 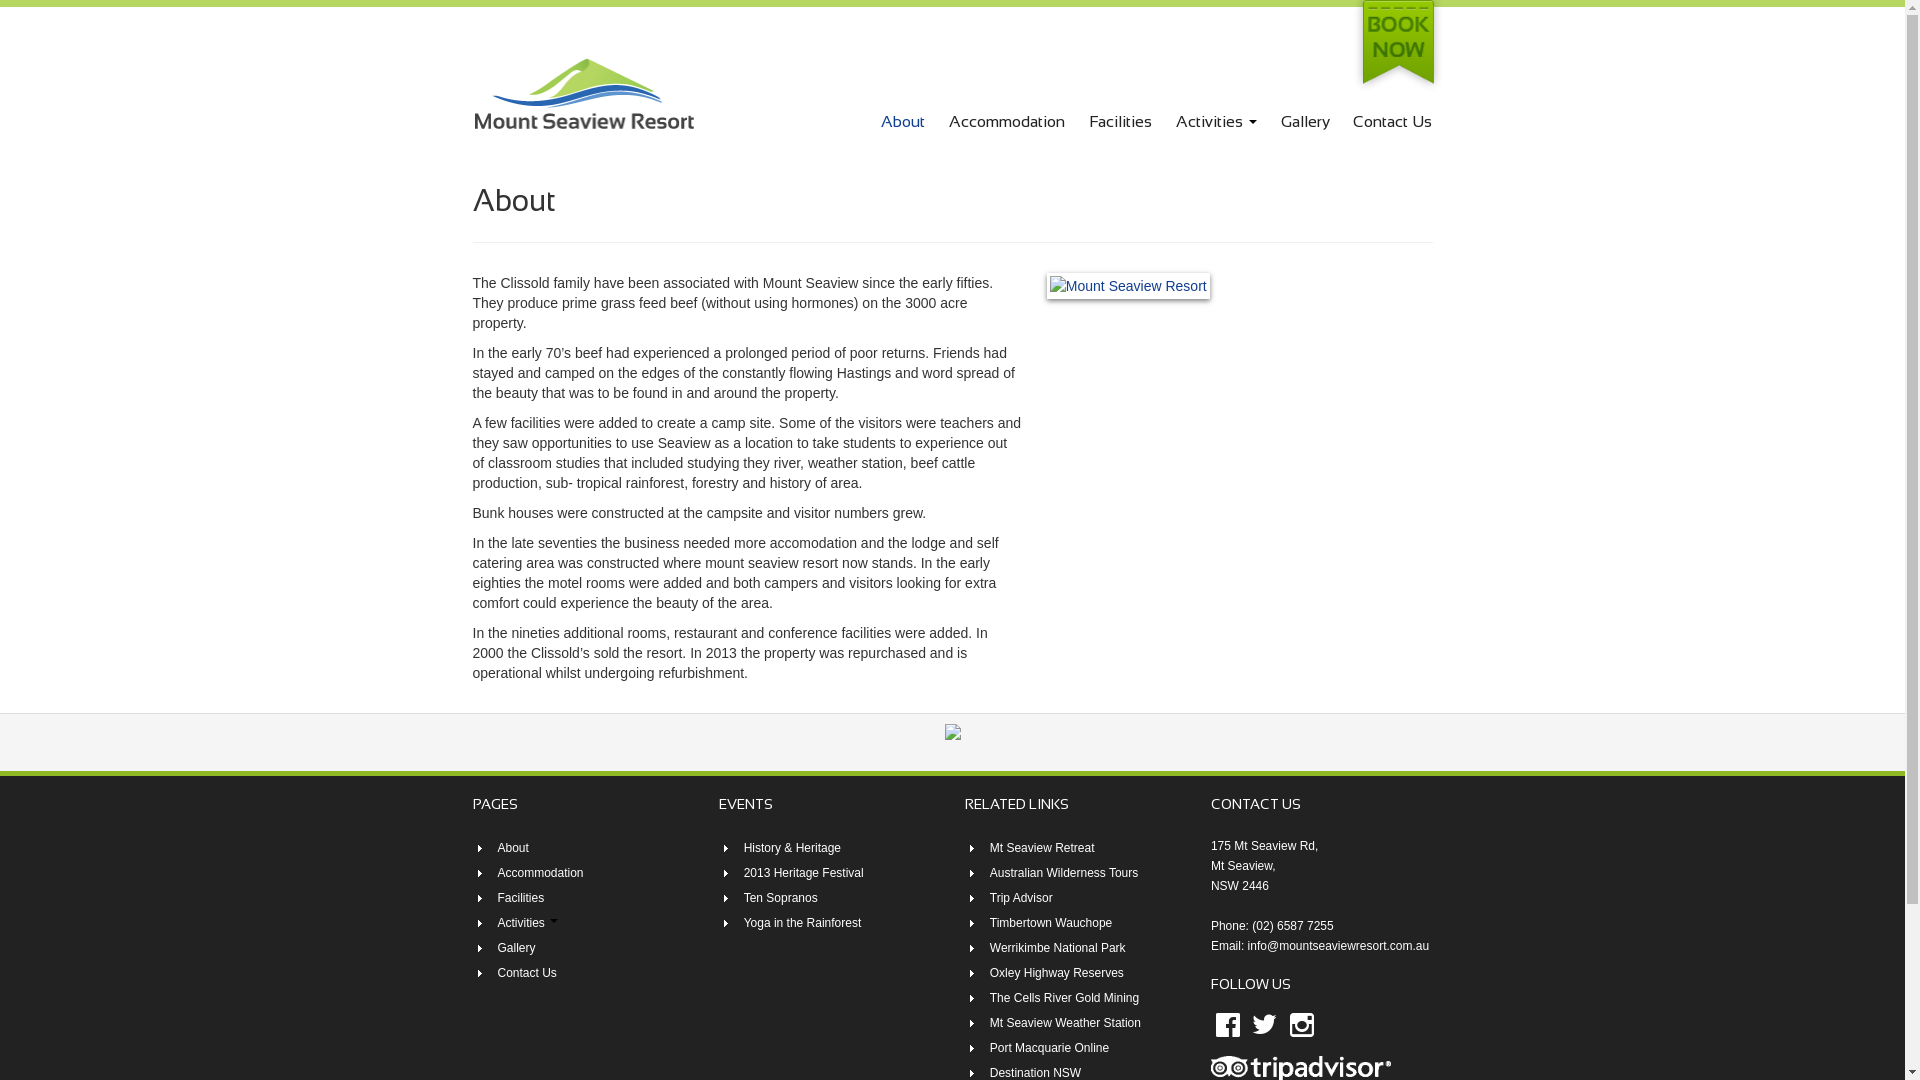 What do you see at coordinates (780, 897) in the screenshot?
I see `'Ten Sopranos'` at bounding box center [780, 897].